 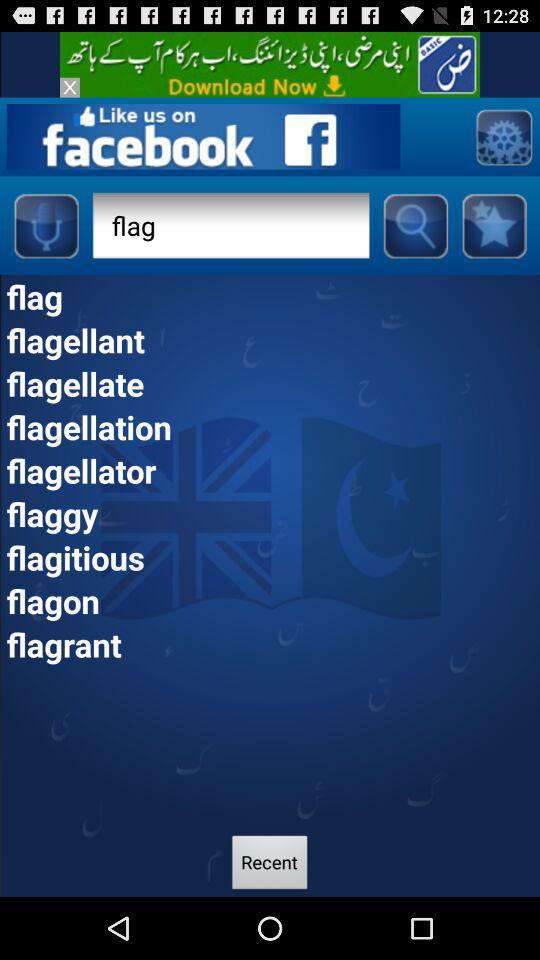 What do you see at coordinates (45, 225) in the screenshot?
I see `record buttin` at bounding box center [45, 225].